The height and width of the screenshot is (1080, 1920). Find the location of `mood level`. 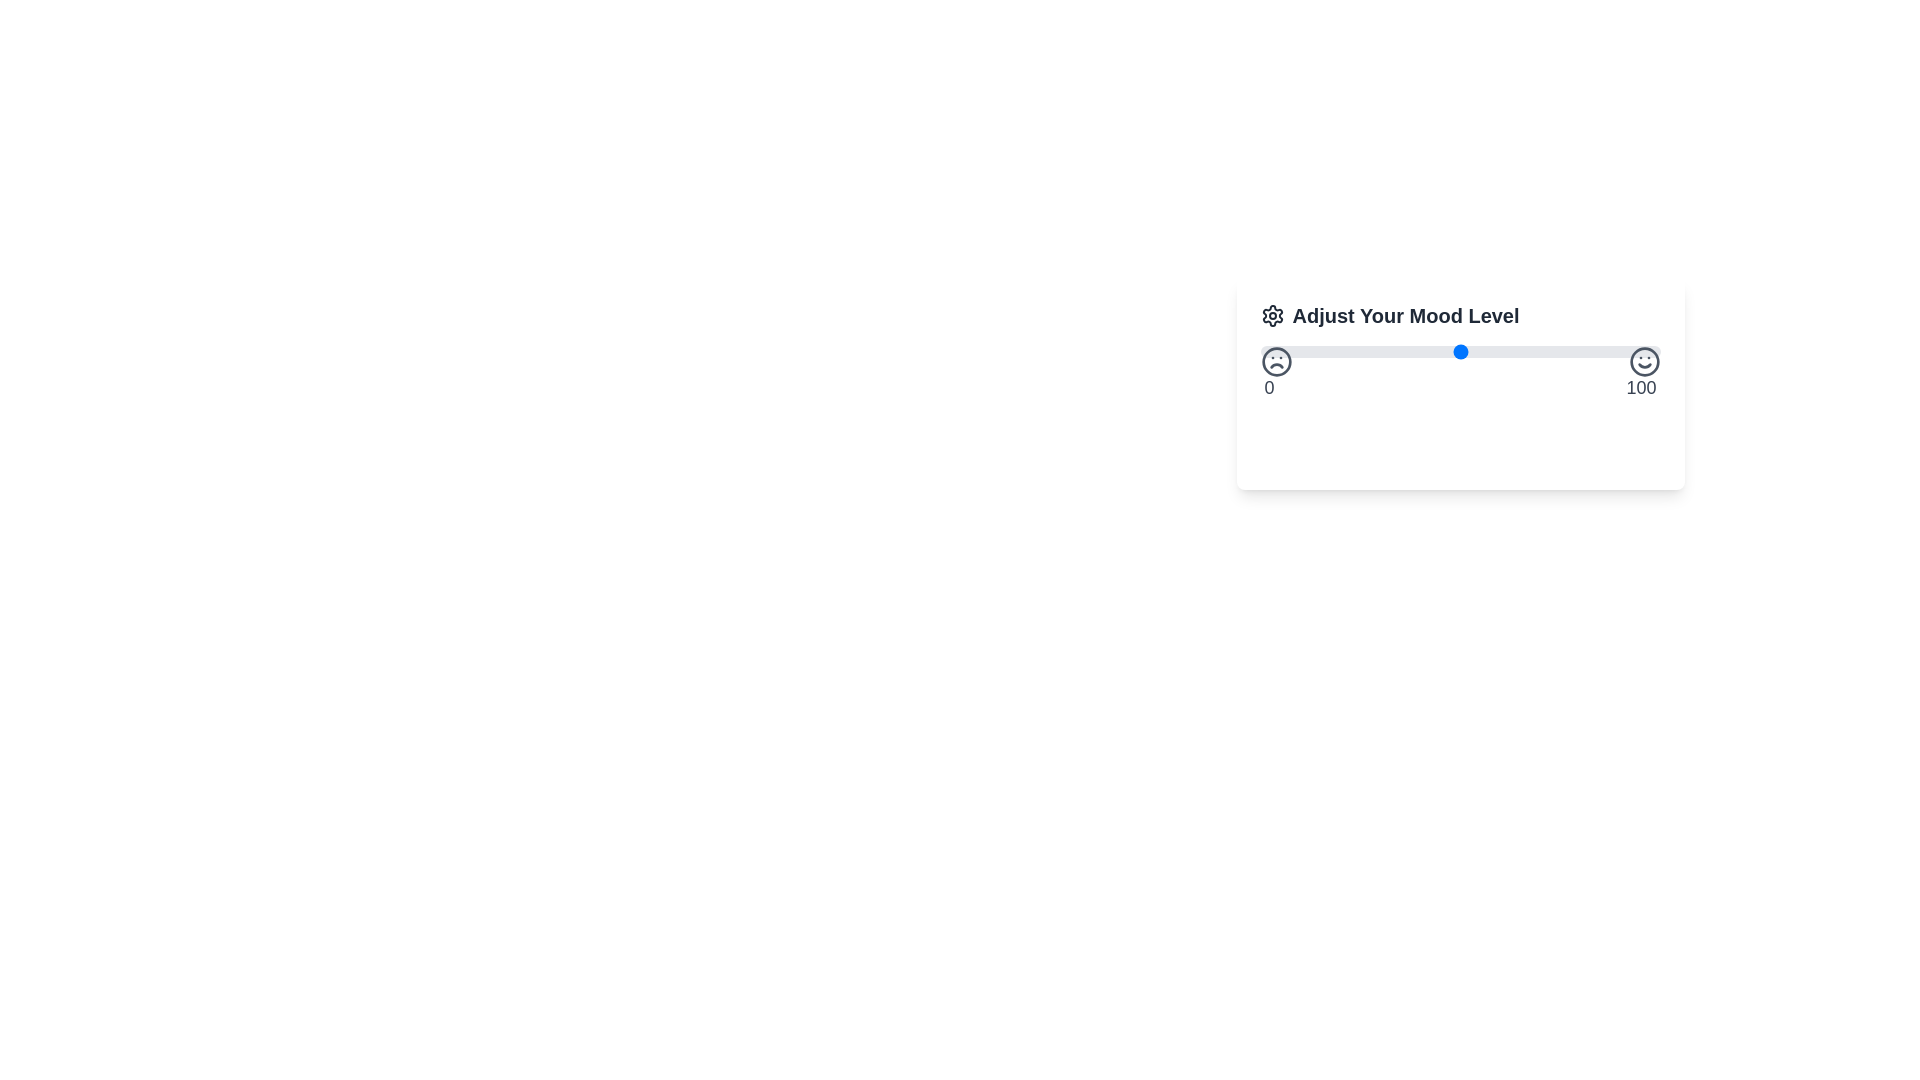

mood level is located at coordinates (1419, 350).